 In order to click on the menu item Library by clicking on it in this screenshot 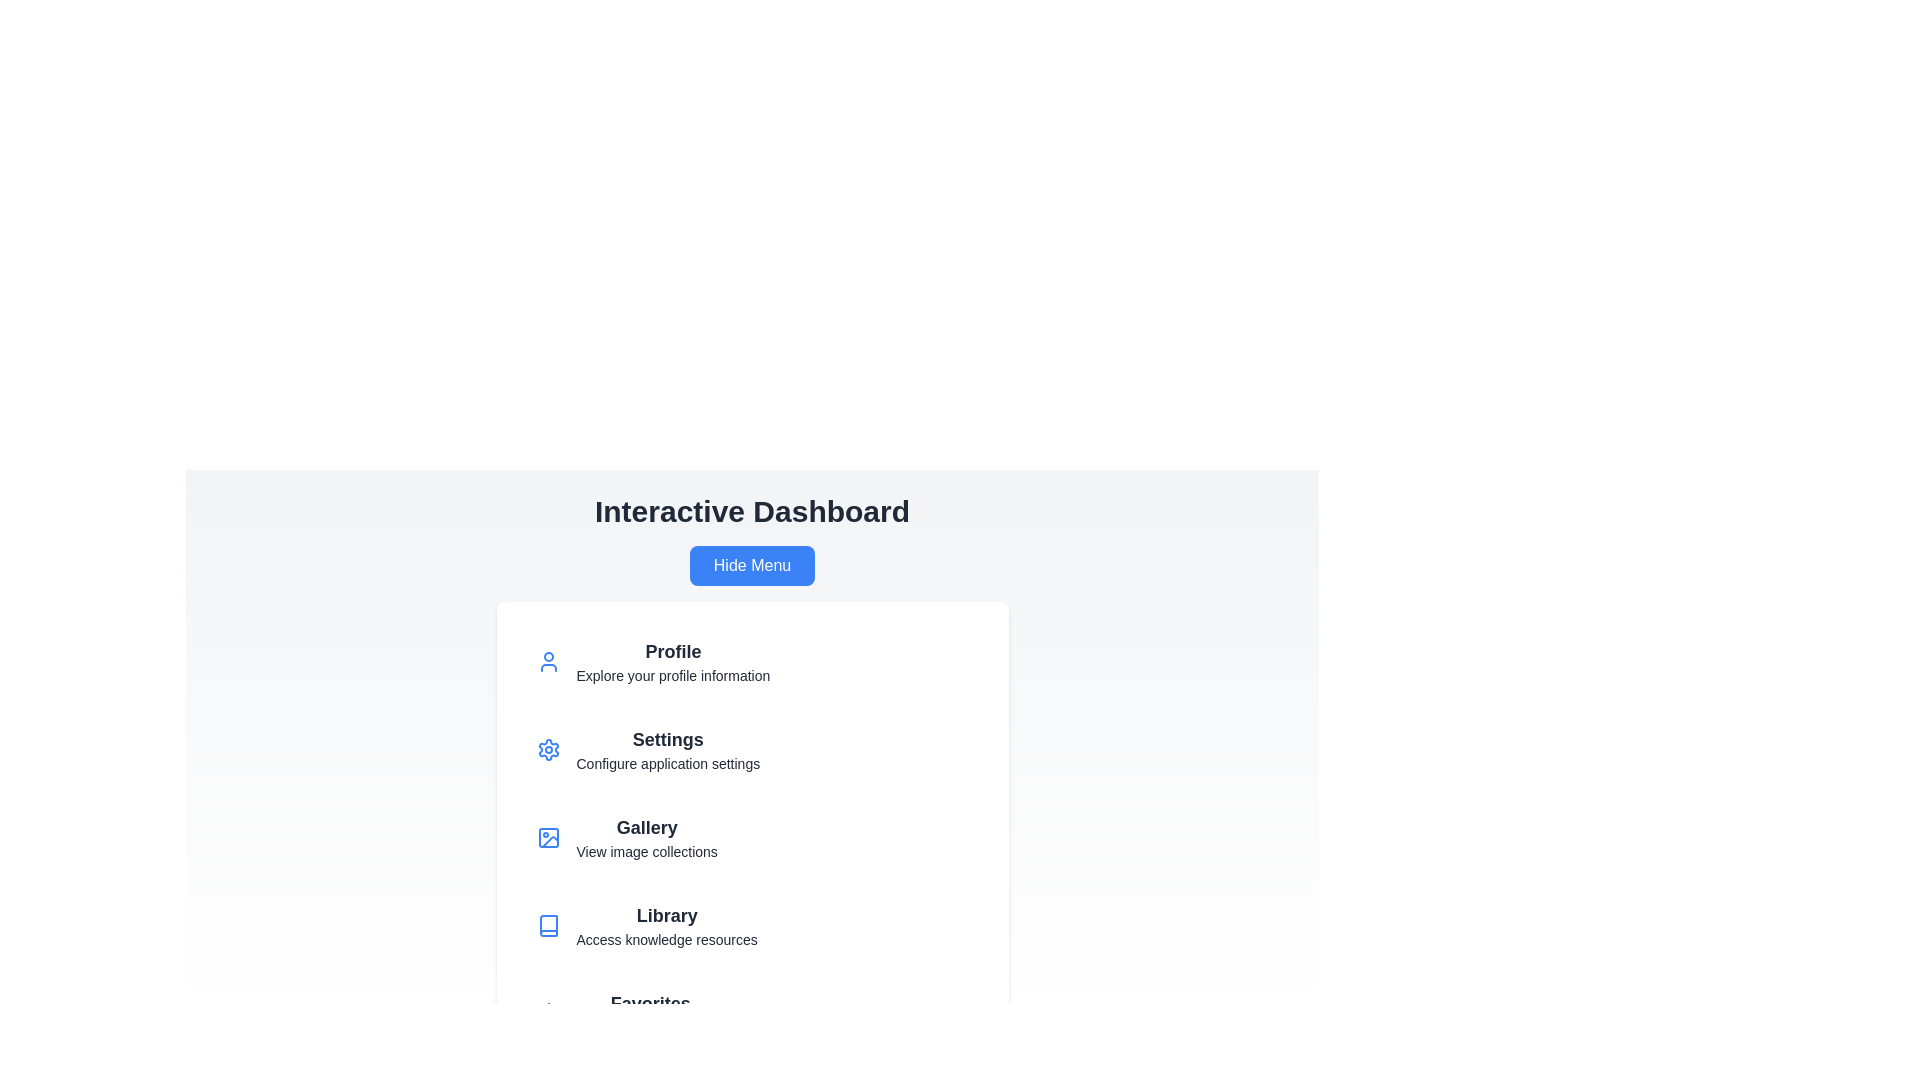, I will do `click(751, 925)`.